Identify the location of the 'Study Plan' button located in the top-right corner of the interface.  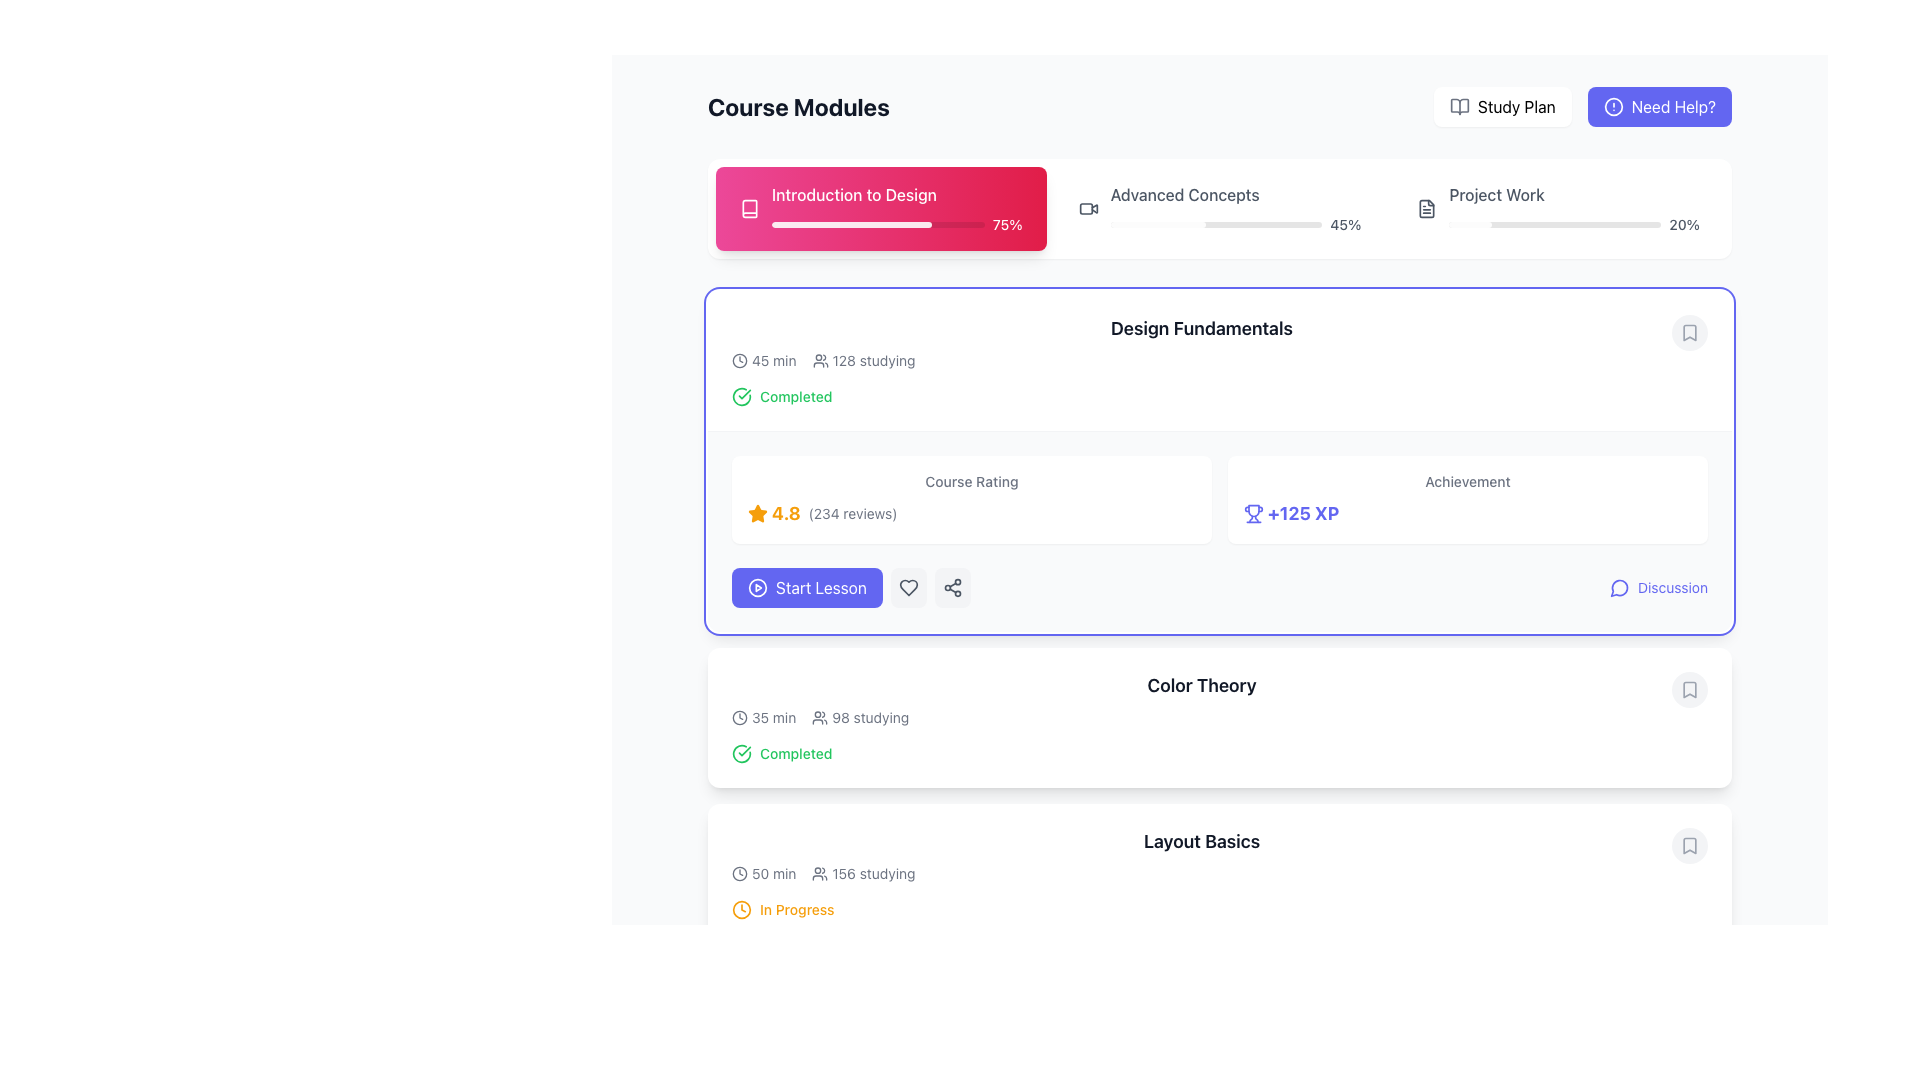
(1502, 107).